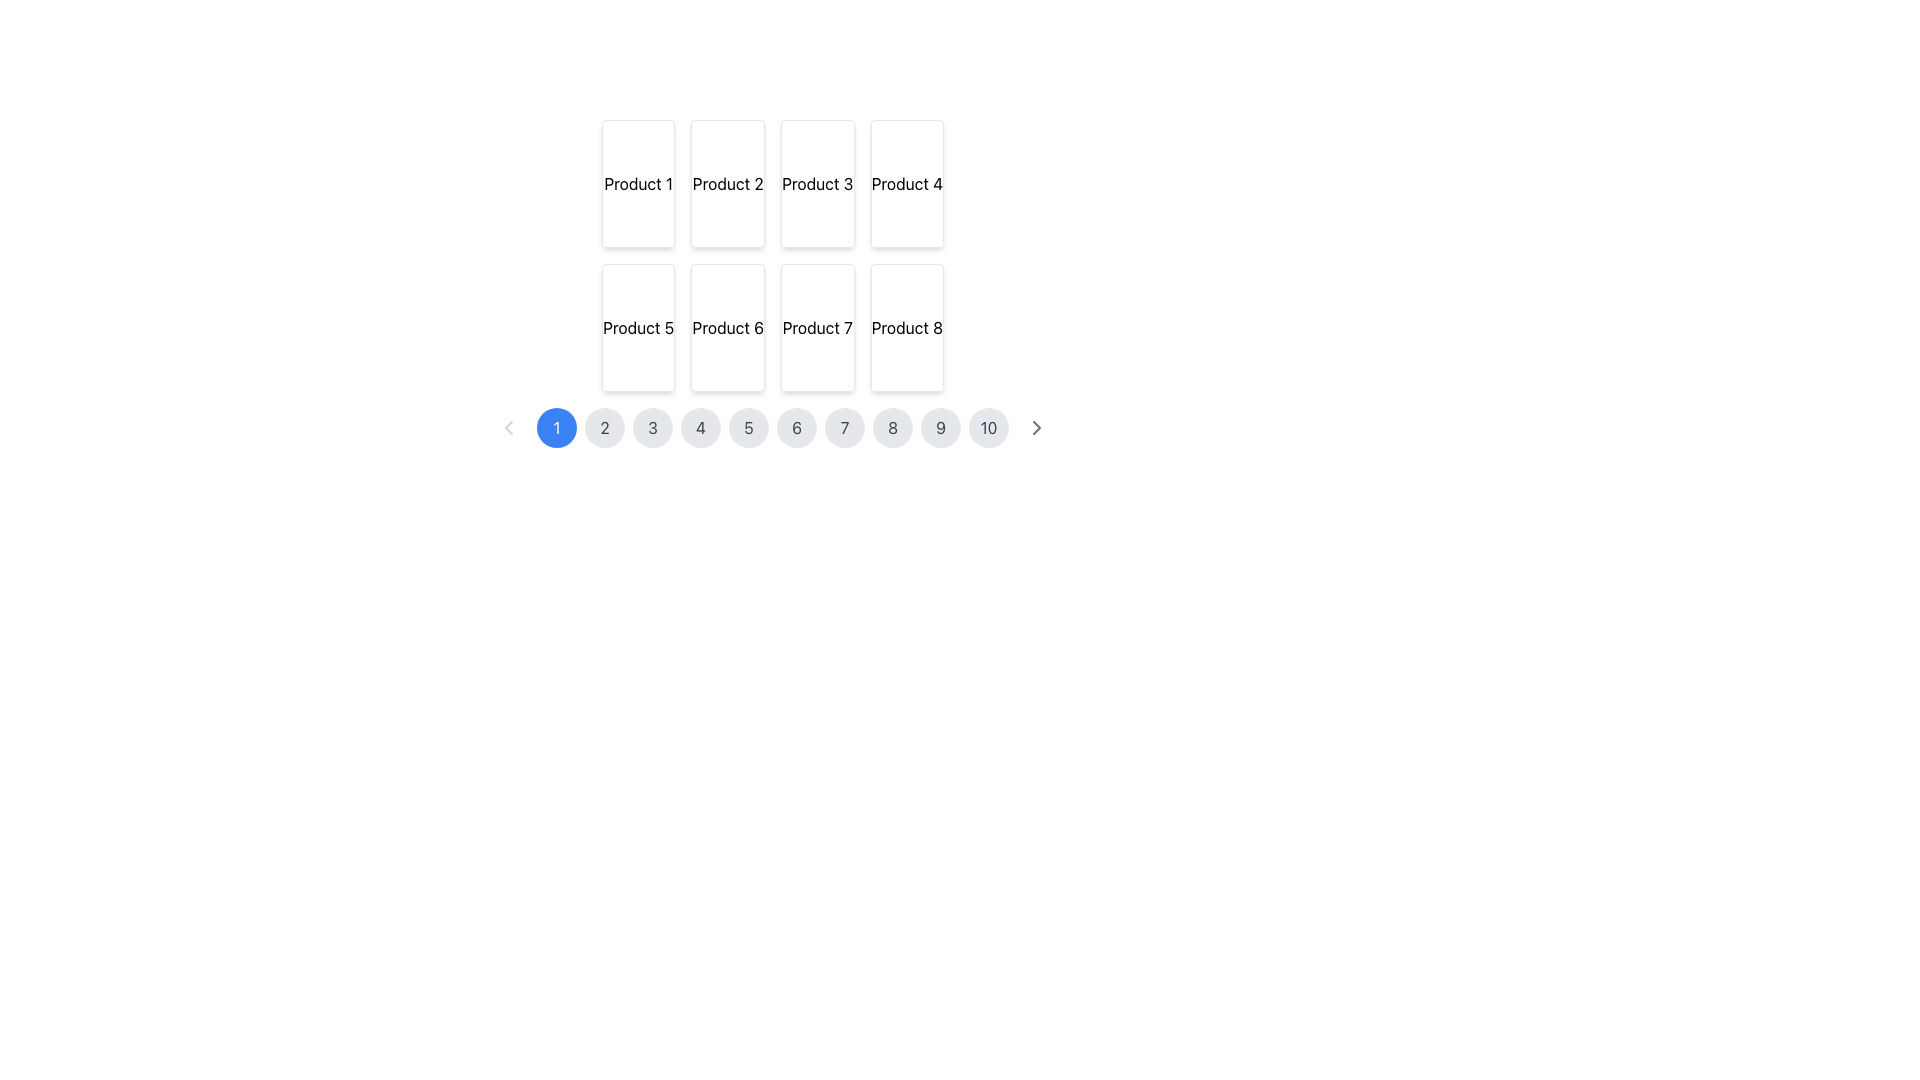 Image resolution: width=1920 pixels, height=1080 pixels. What do you see at coordinates (906, 326) in the screenshot?
I see `the product card located in the bottom-right corner of a 4x2 grid, which is directly below 'Product 4' and to the right of 'Product 7'` at bounding box center [906, 326].